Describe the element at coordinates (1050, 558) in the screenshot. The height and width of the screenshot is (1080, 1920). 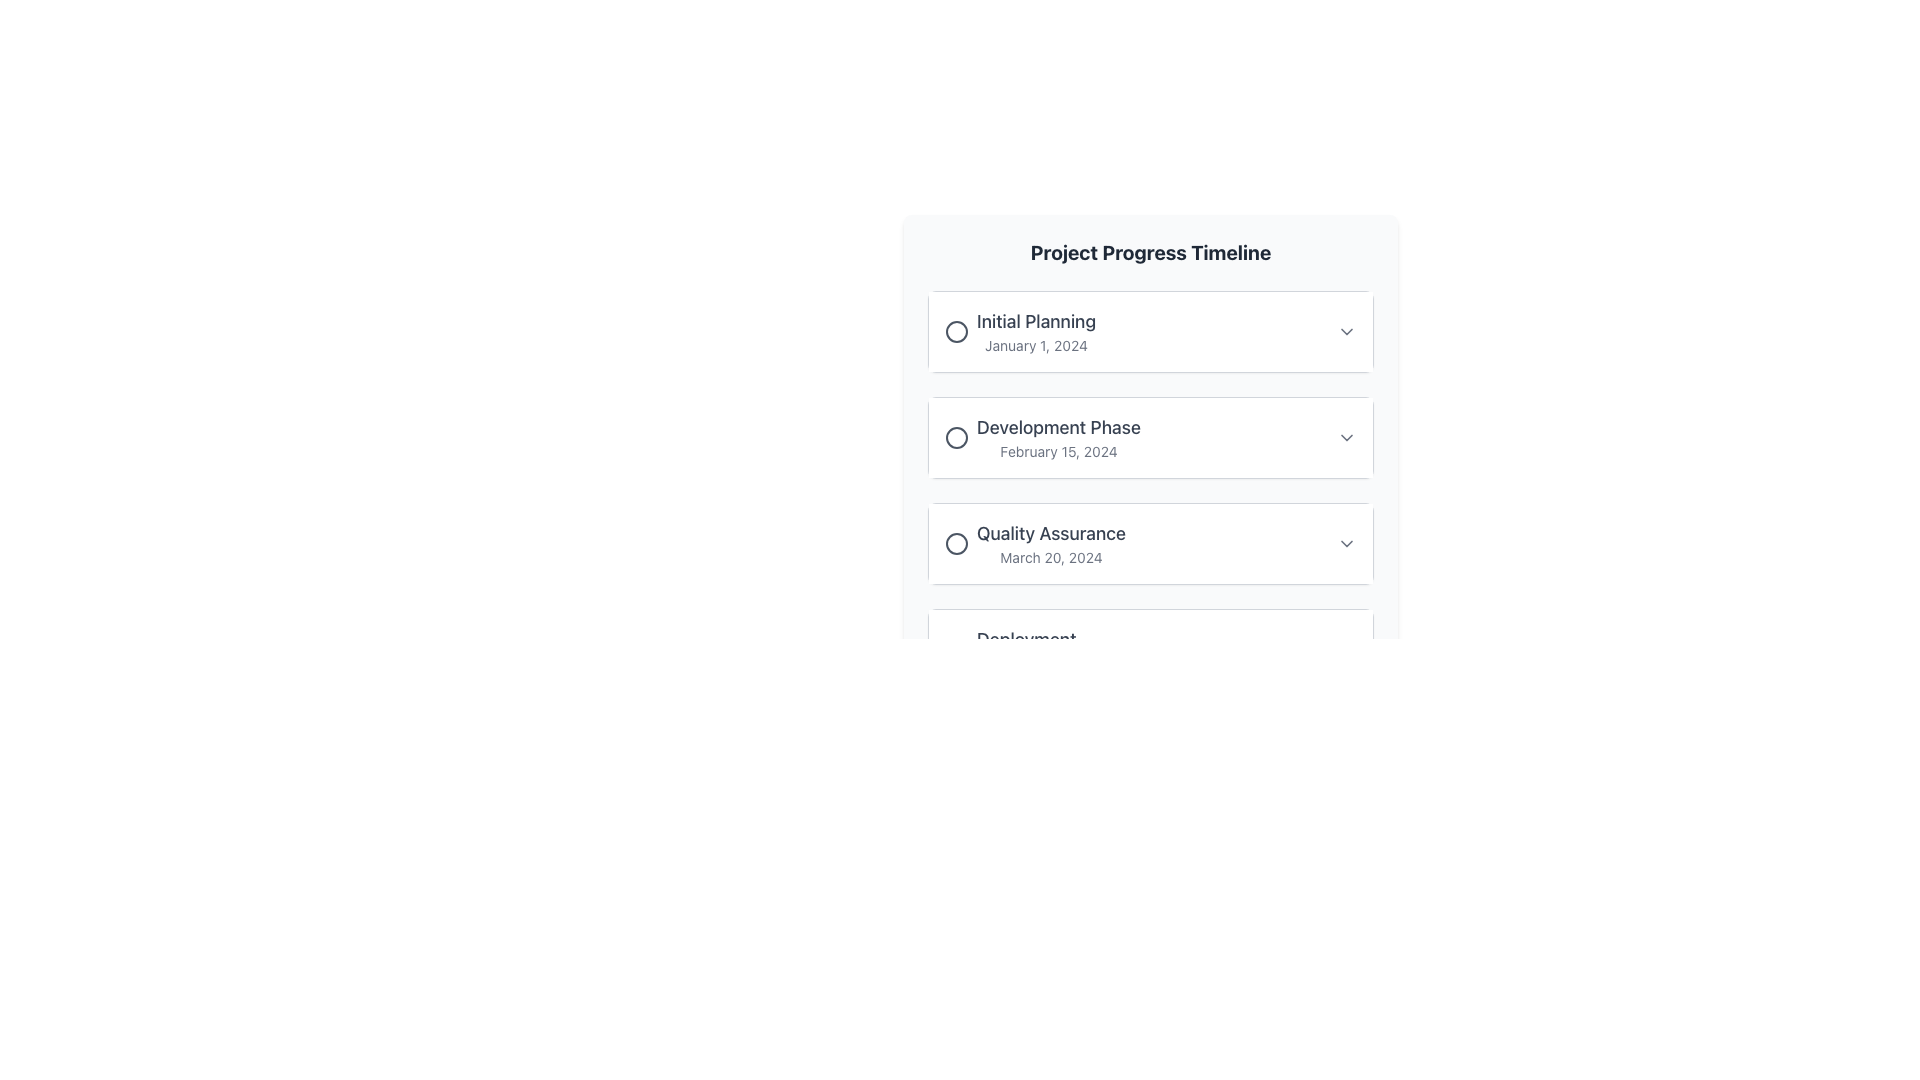
I see `date displayed in the text label showing 'March 20, 2024', which is located below the 'Quality Assurance' title in the timeline list` at that location.